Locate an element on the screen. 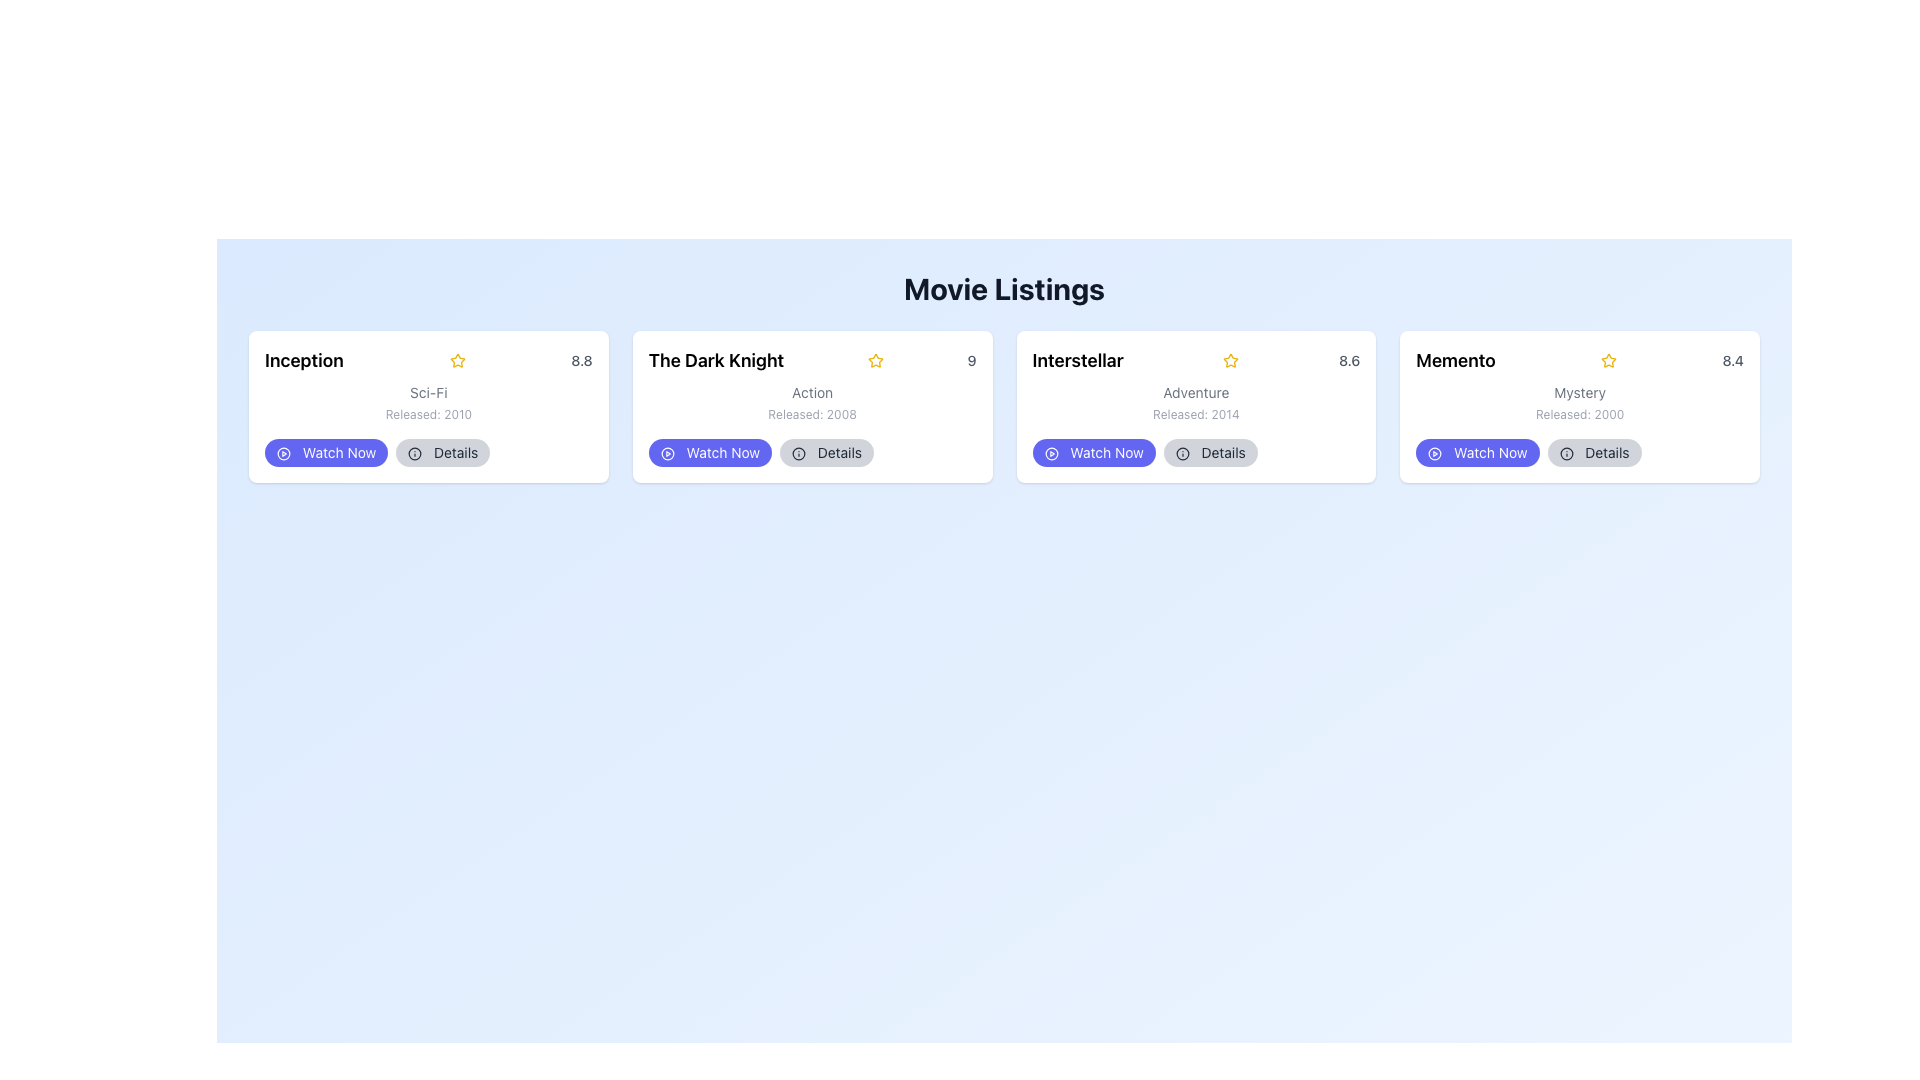 Image resolution: width=1920 pixels, height=1080 pixels. the text element displaying '8.4' in gray color, which is positioned on the far right of the 'Memento' card in the movie listings grid is located at coordinates (1732, 361).